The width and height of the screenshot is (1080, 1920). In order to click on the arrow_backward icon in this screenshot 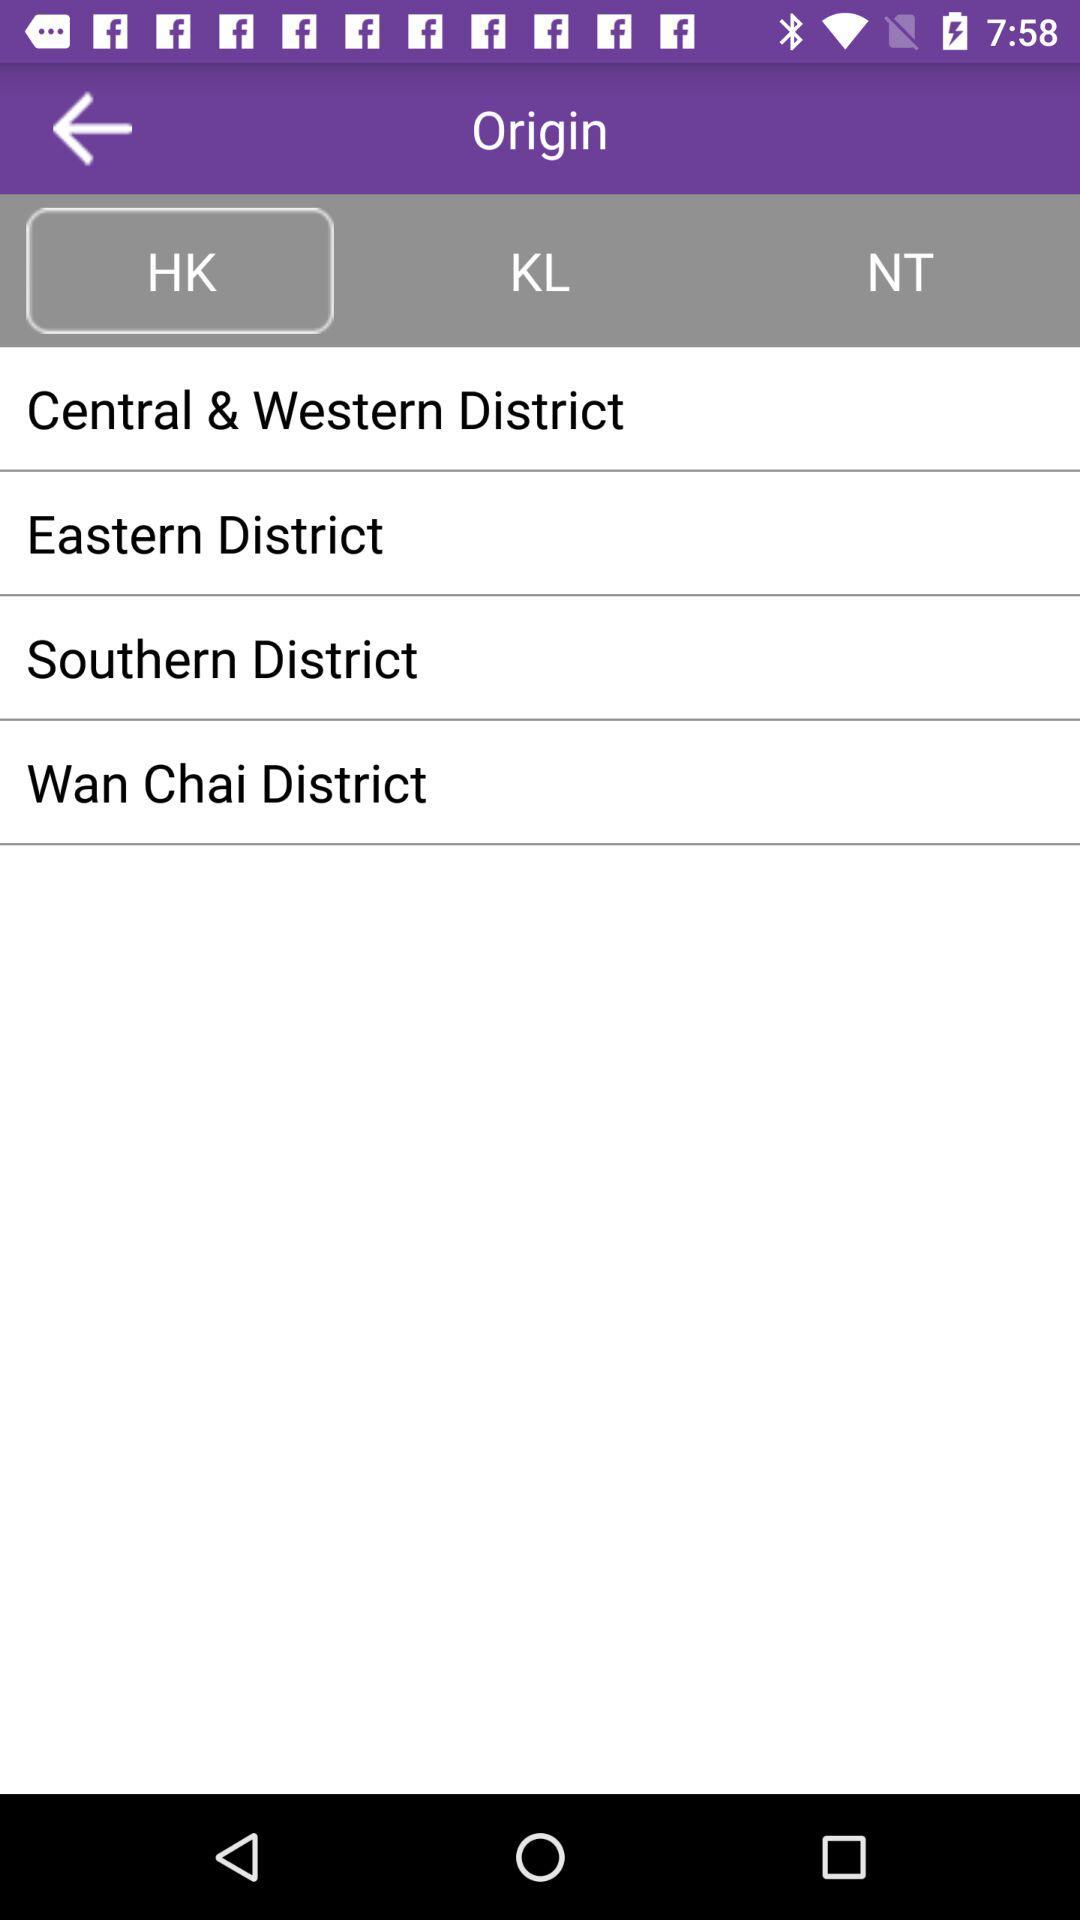, I will do `click(92, 127)`.